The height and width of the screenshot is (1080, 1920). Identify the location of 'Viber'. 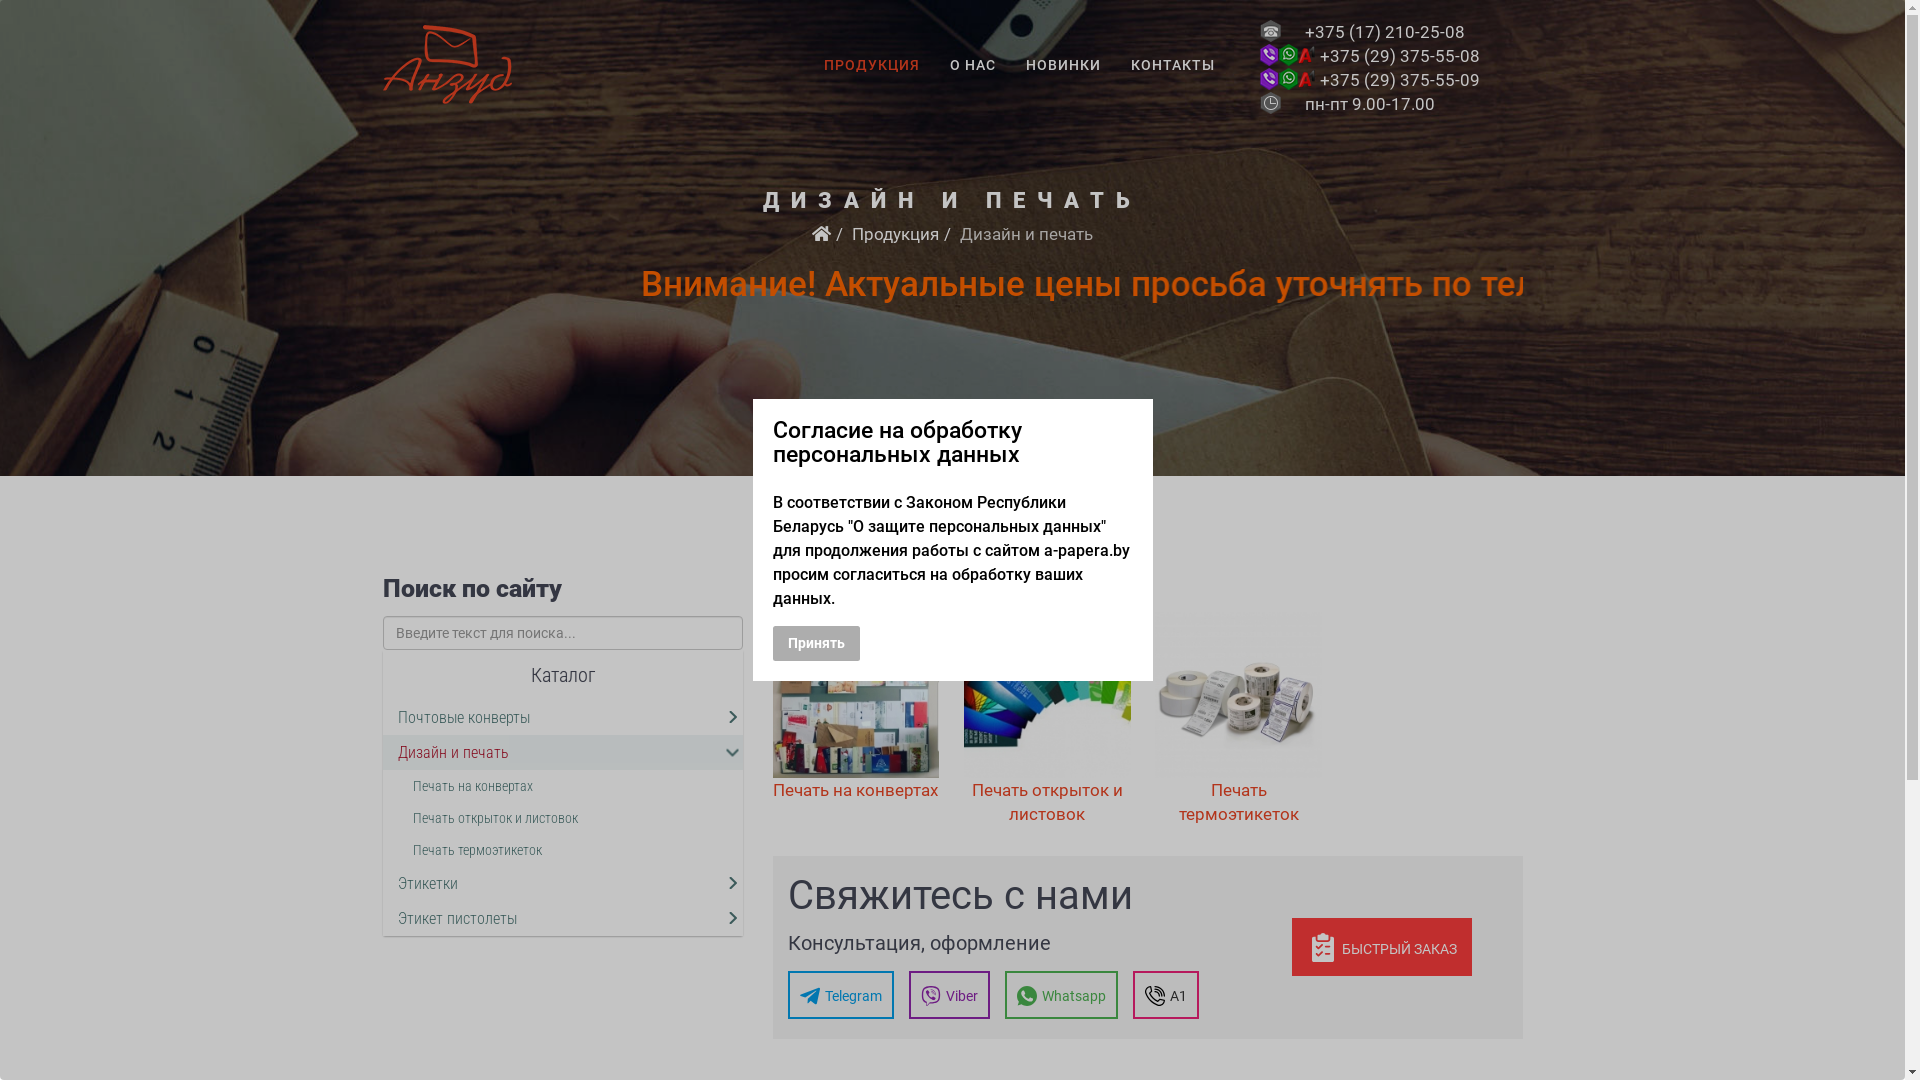
(947, 994).